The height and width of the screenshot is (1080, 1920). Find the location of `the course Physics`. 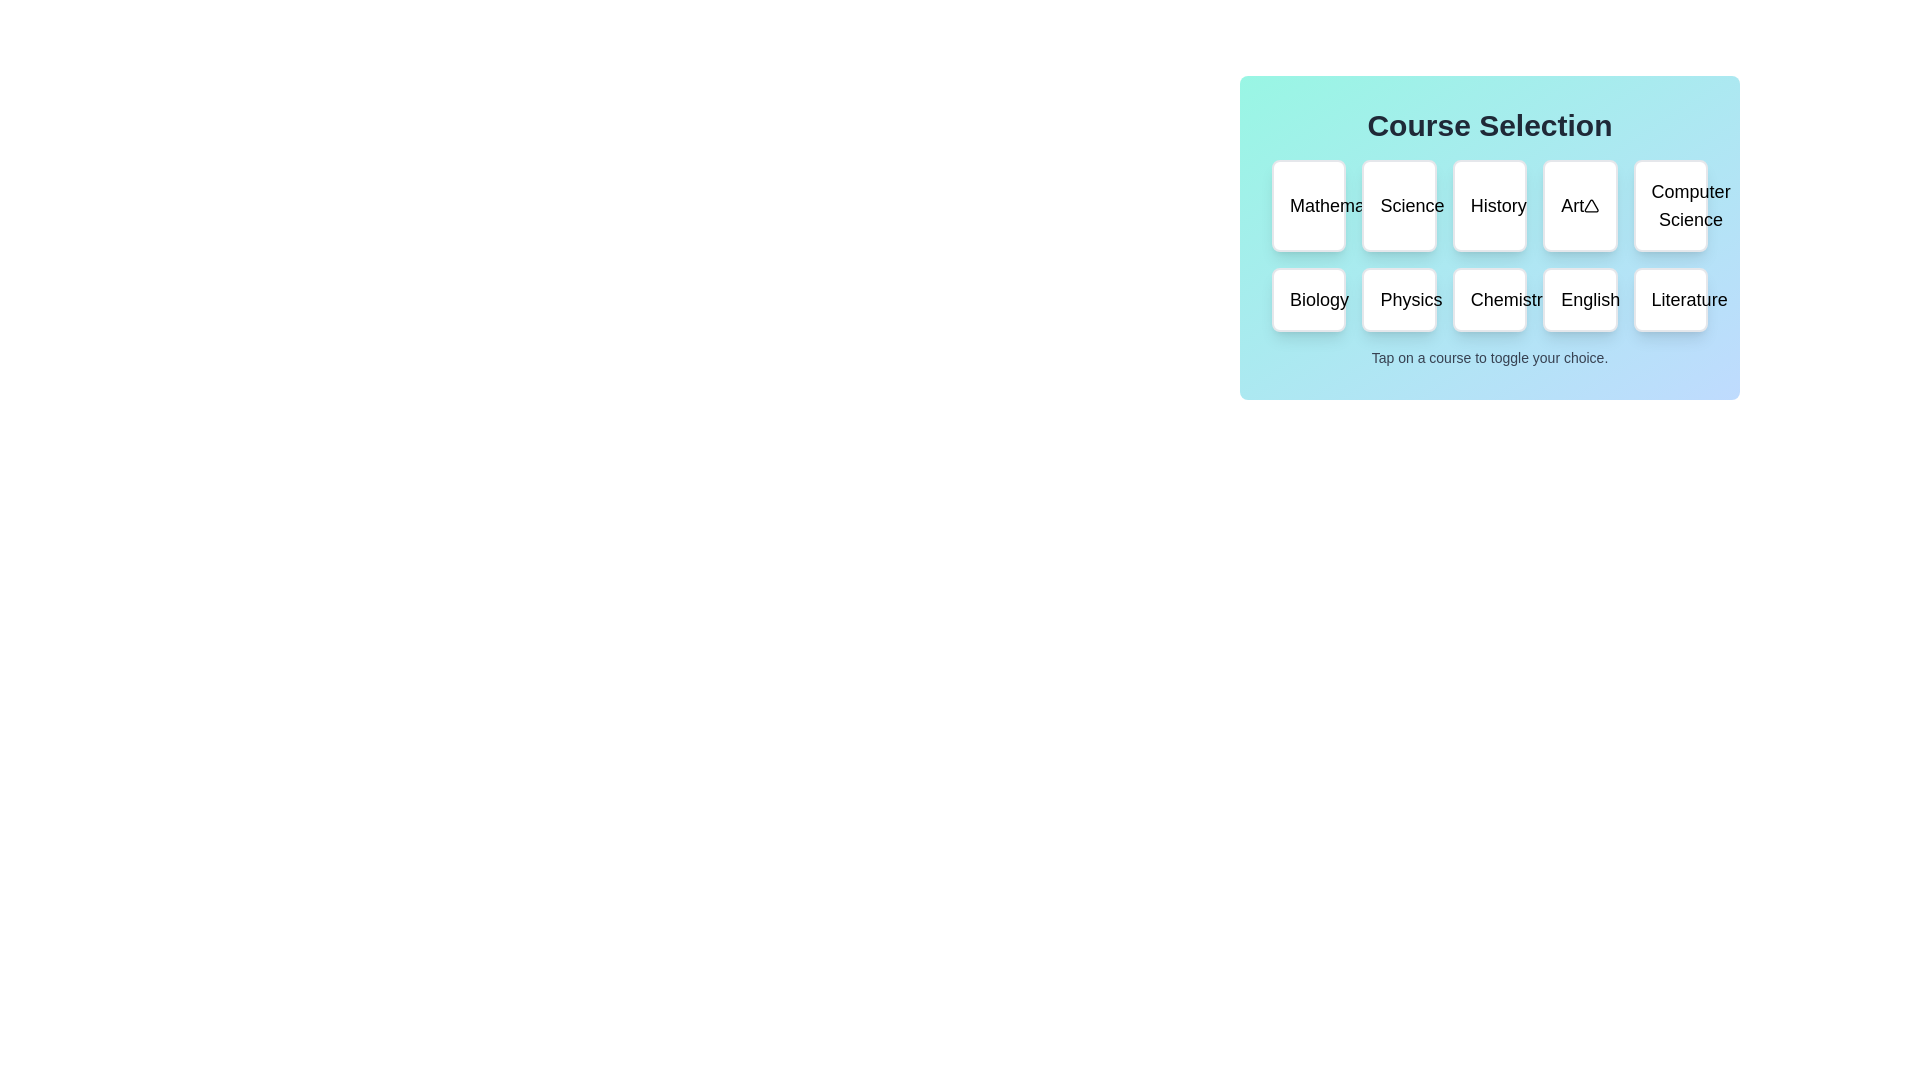

the course Physics is located at coordinates (1397, 300).